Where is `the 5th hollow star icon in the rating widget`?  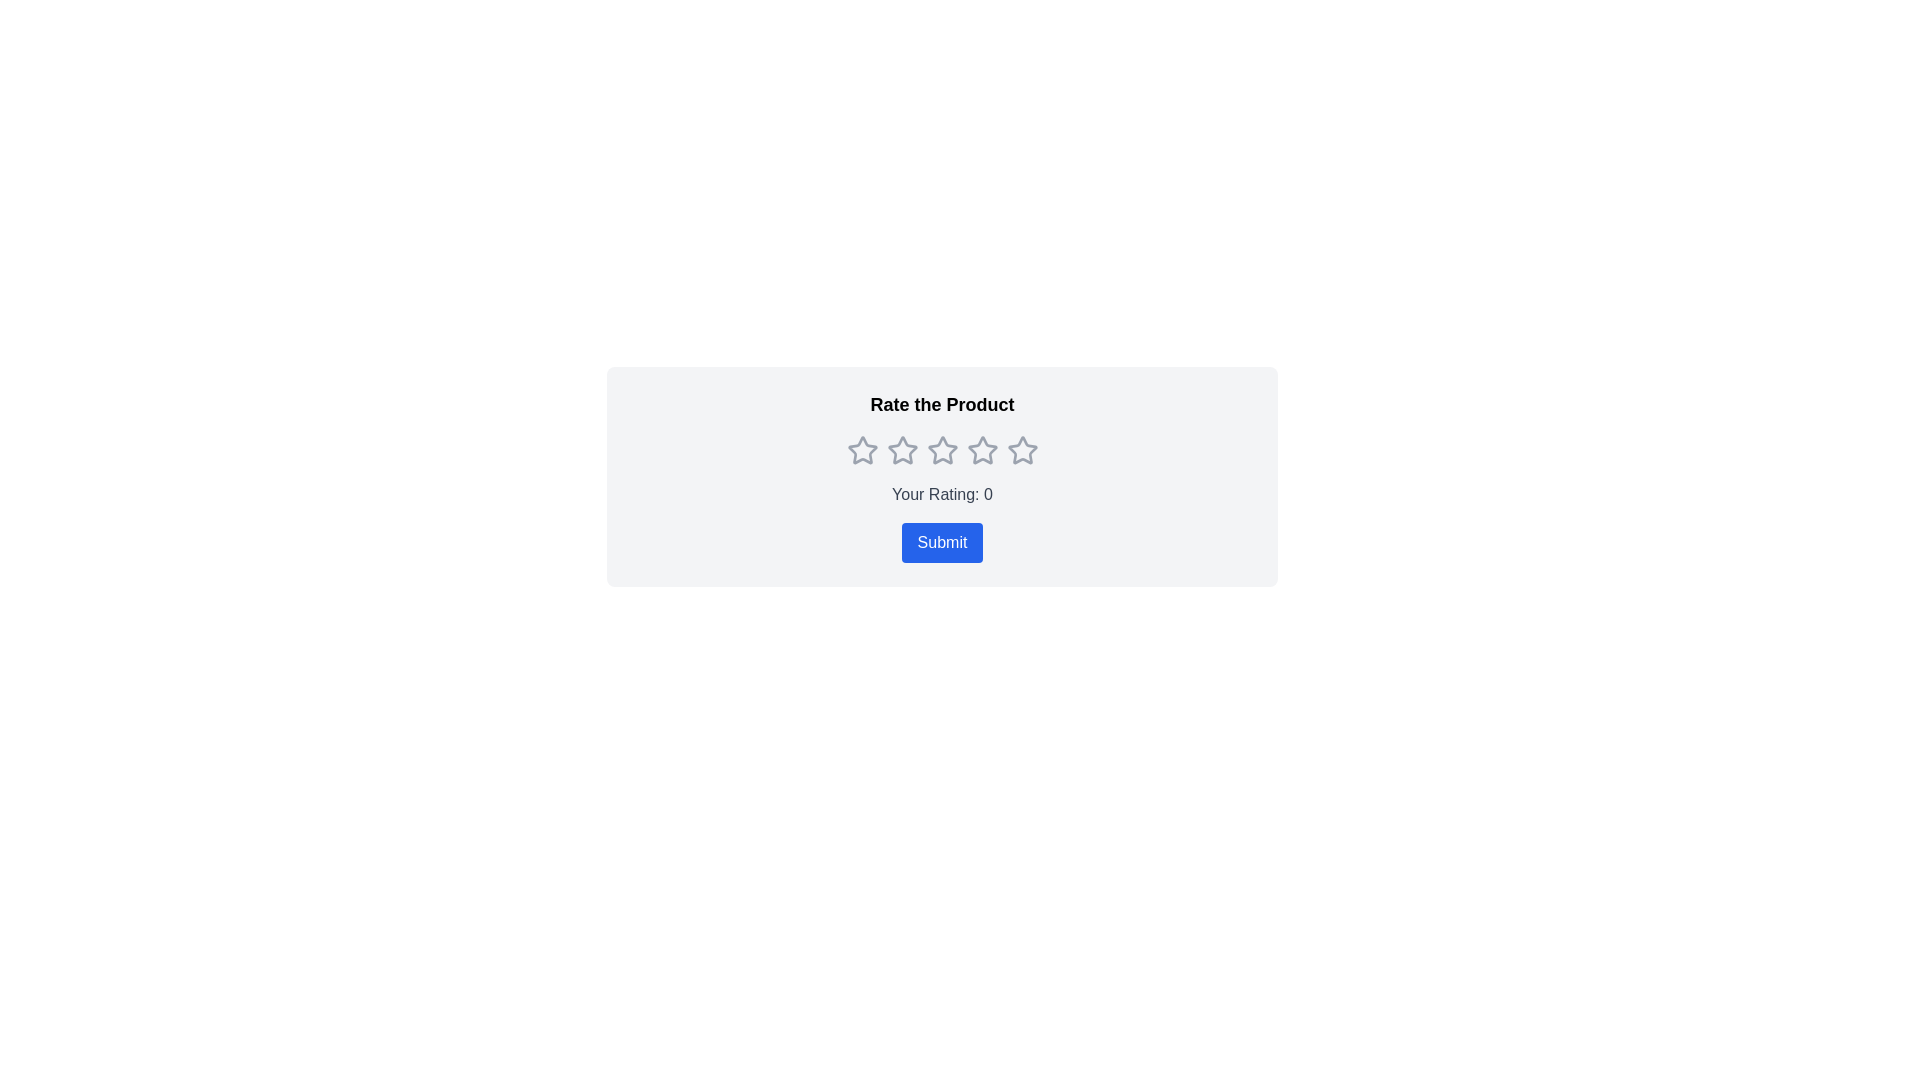 the 5th hollow star icon in the rating widget is located at coordinates (1022, 450).